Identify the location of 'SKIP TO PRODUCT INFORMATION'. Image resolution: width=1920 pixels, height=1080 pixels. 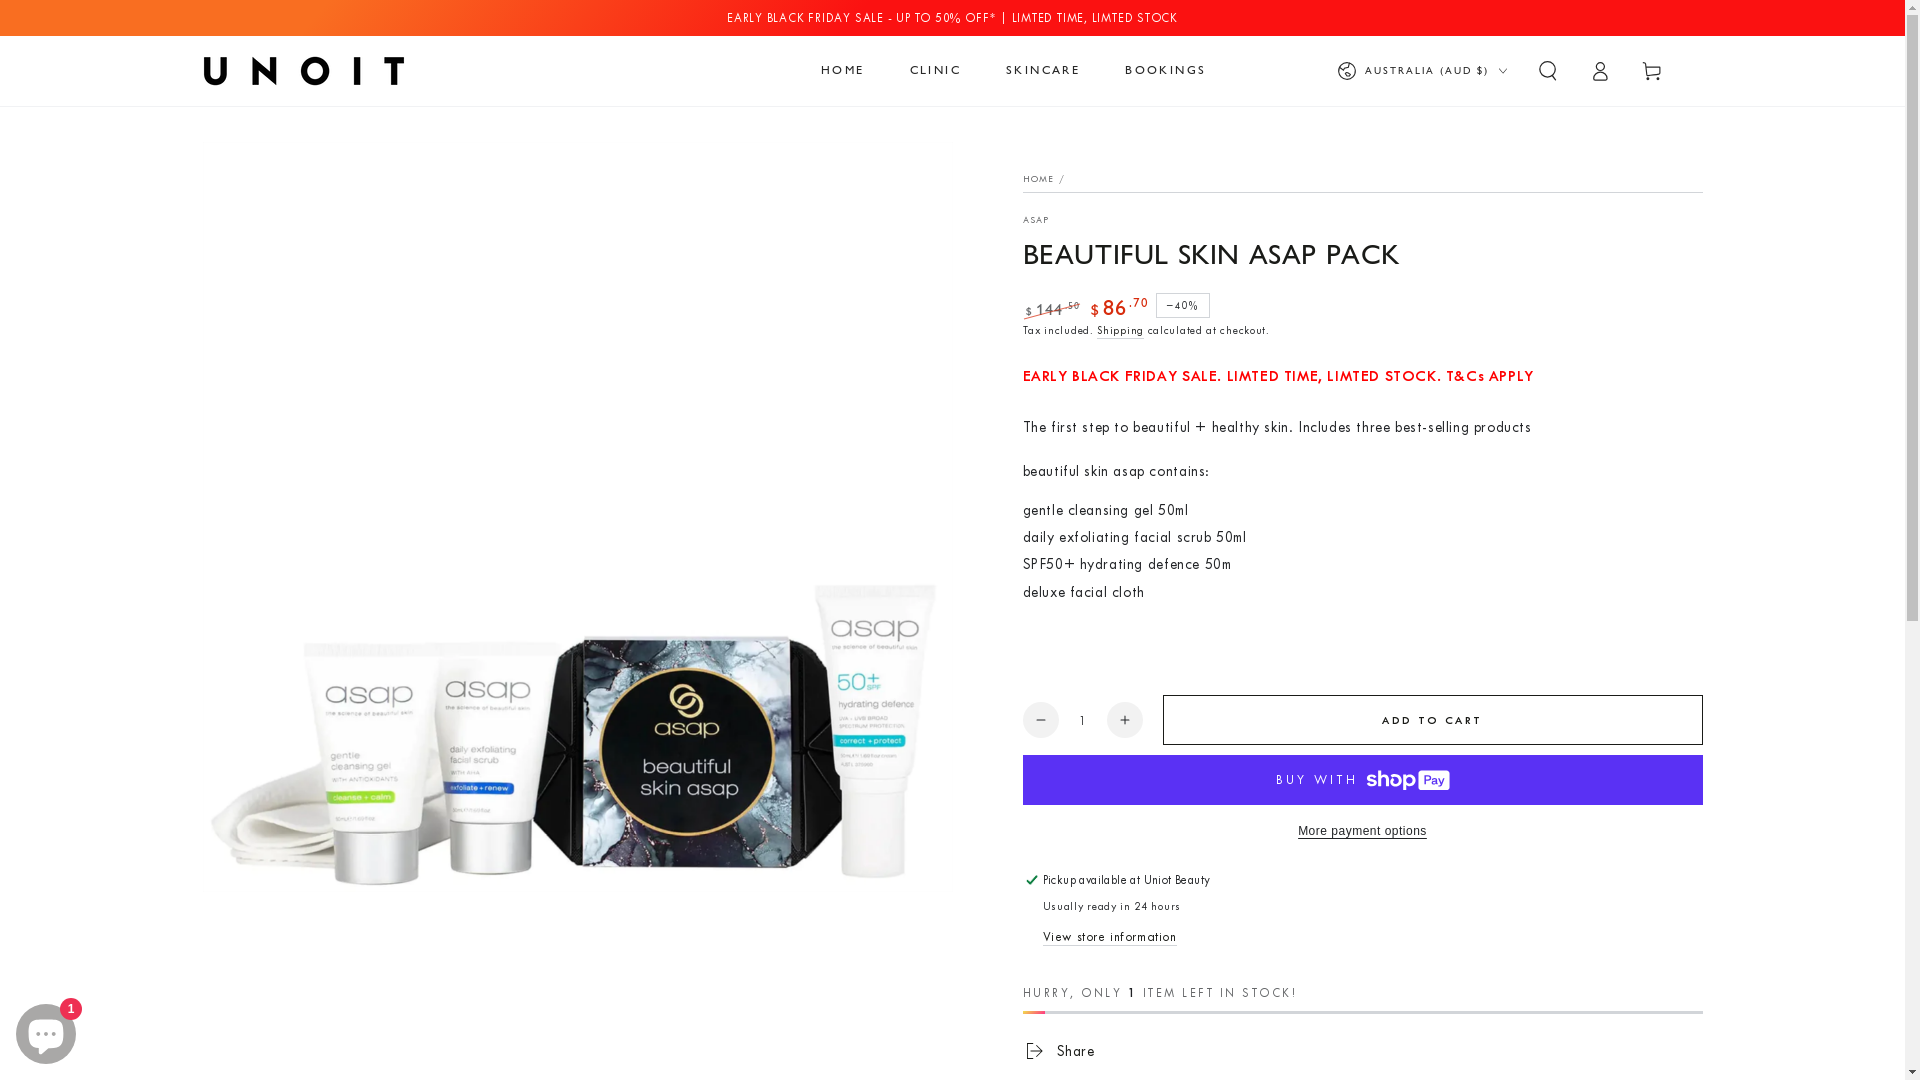
(321, 164).